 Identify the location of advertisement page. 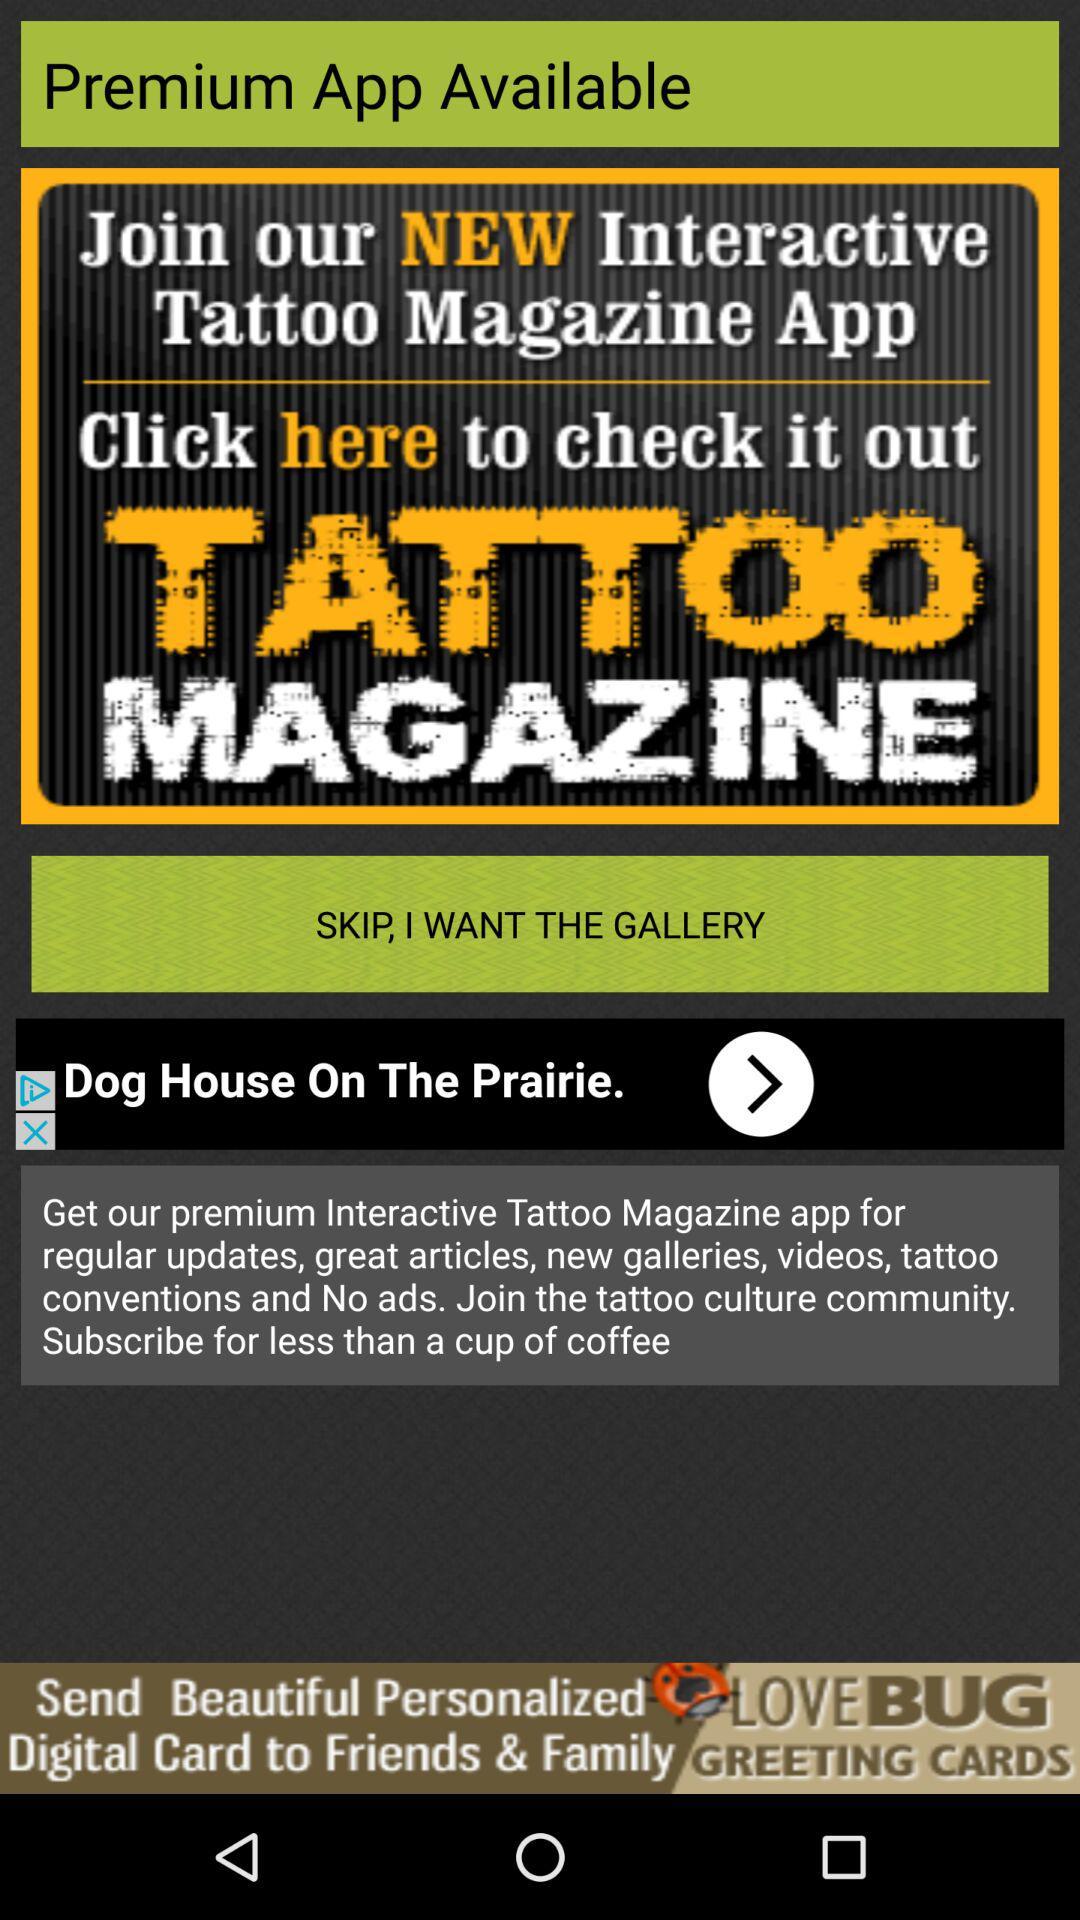
(540, 496).